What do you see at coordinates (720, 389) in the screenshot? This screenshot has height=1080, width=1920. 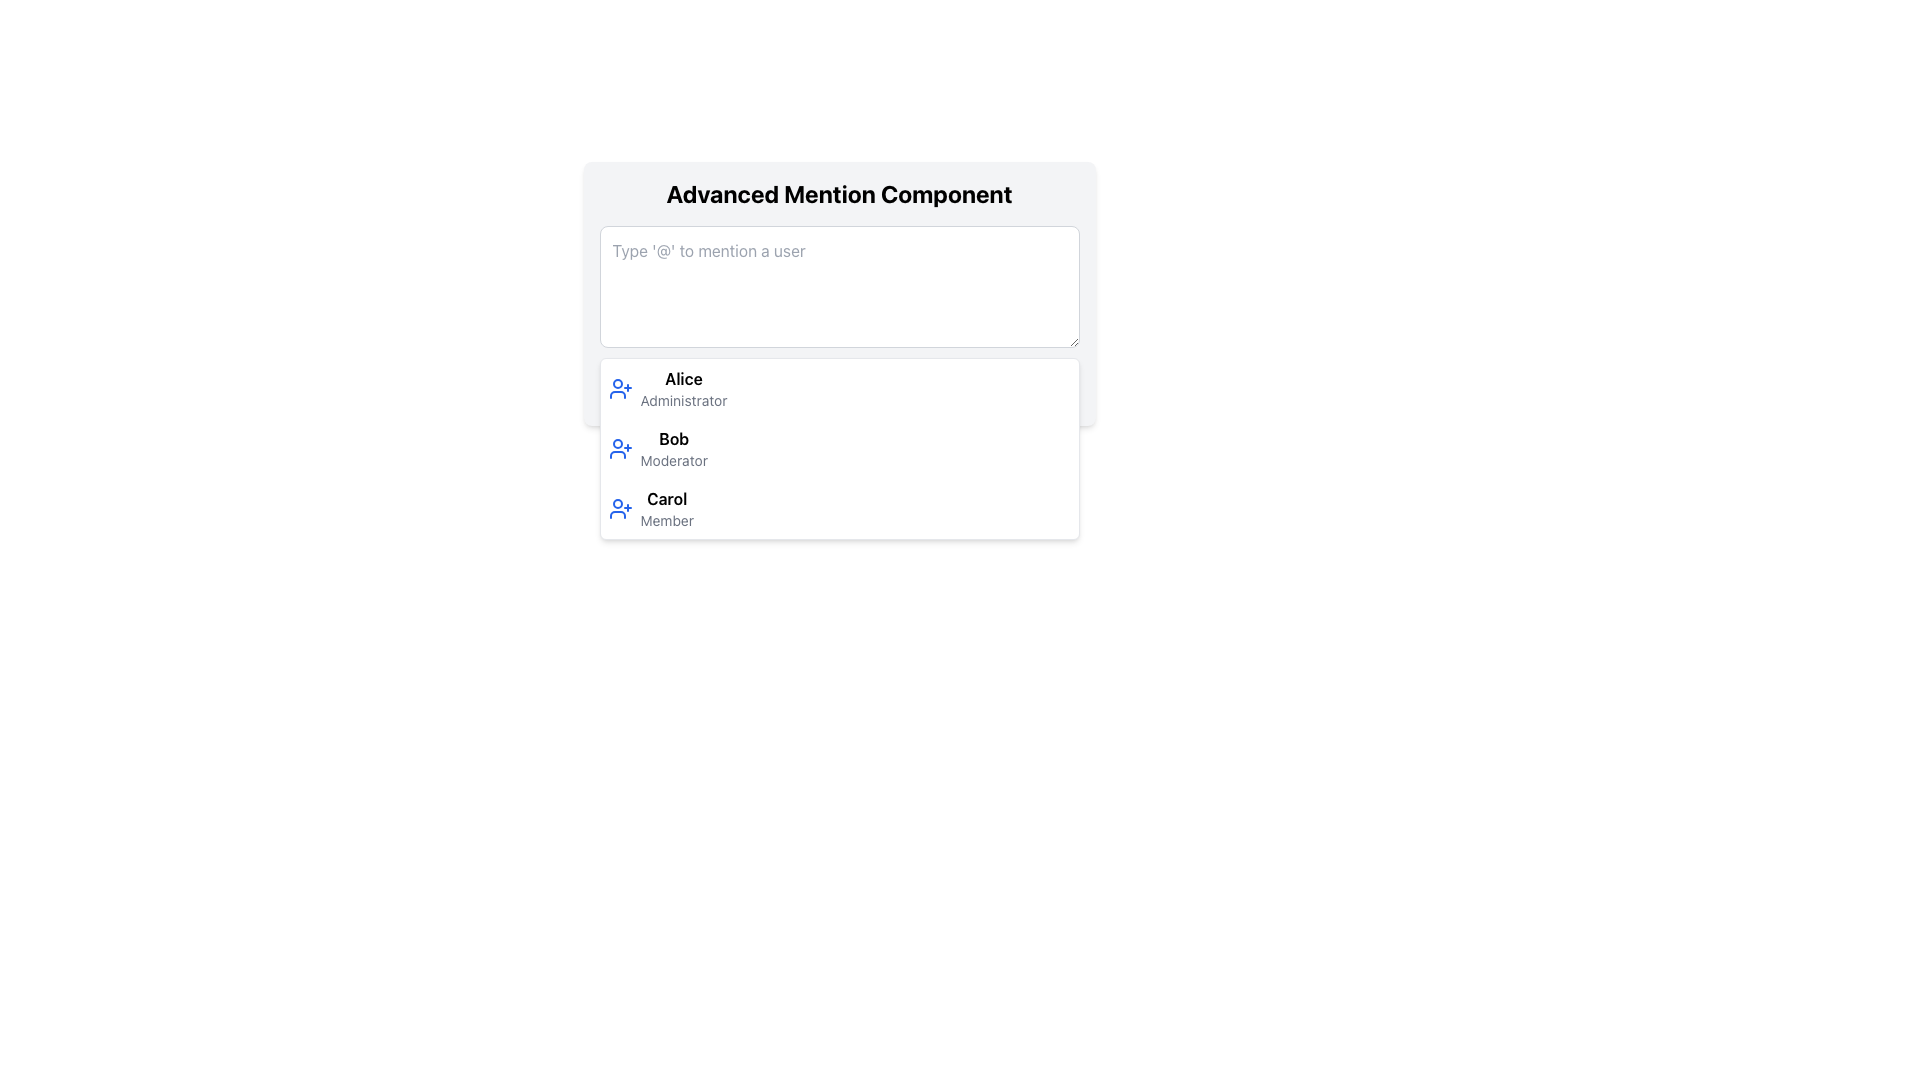 I see `the smiley face SVG icon, which is a yellow circle with eyes and a smiling mouth, located to the right of the 'Send' label` at bounding box center [720, 389].